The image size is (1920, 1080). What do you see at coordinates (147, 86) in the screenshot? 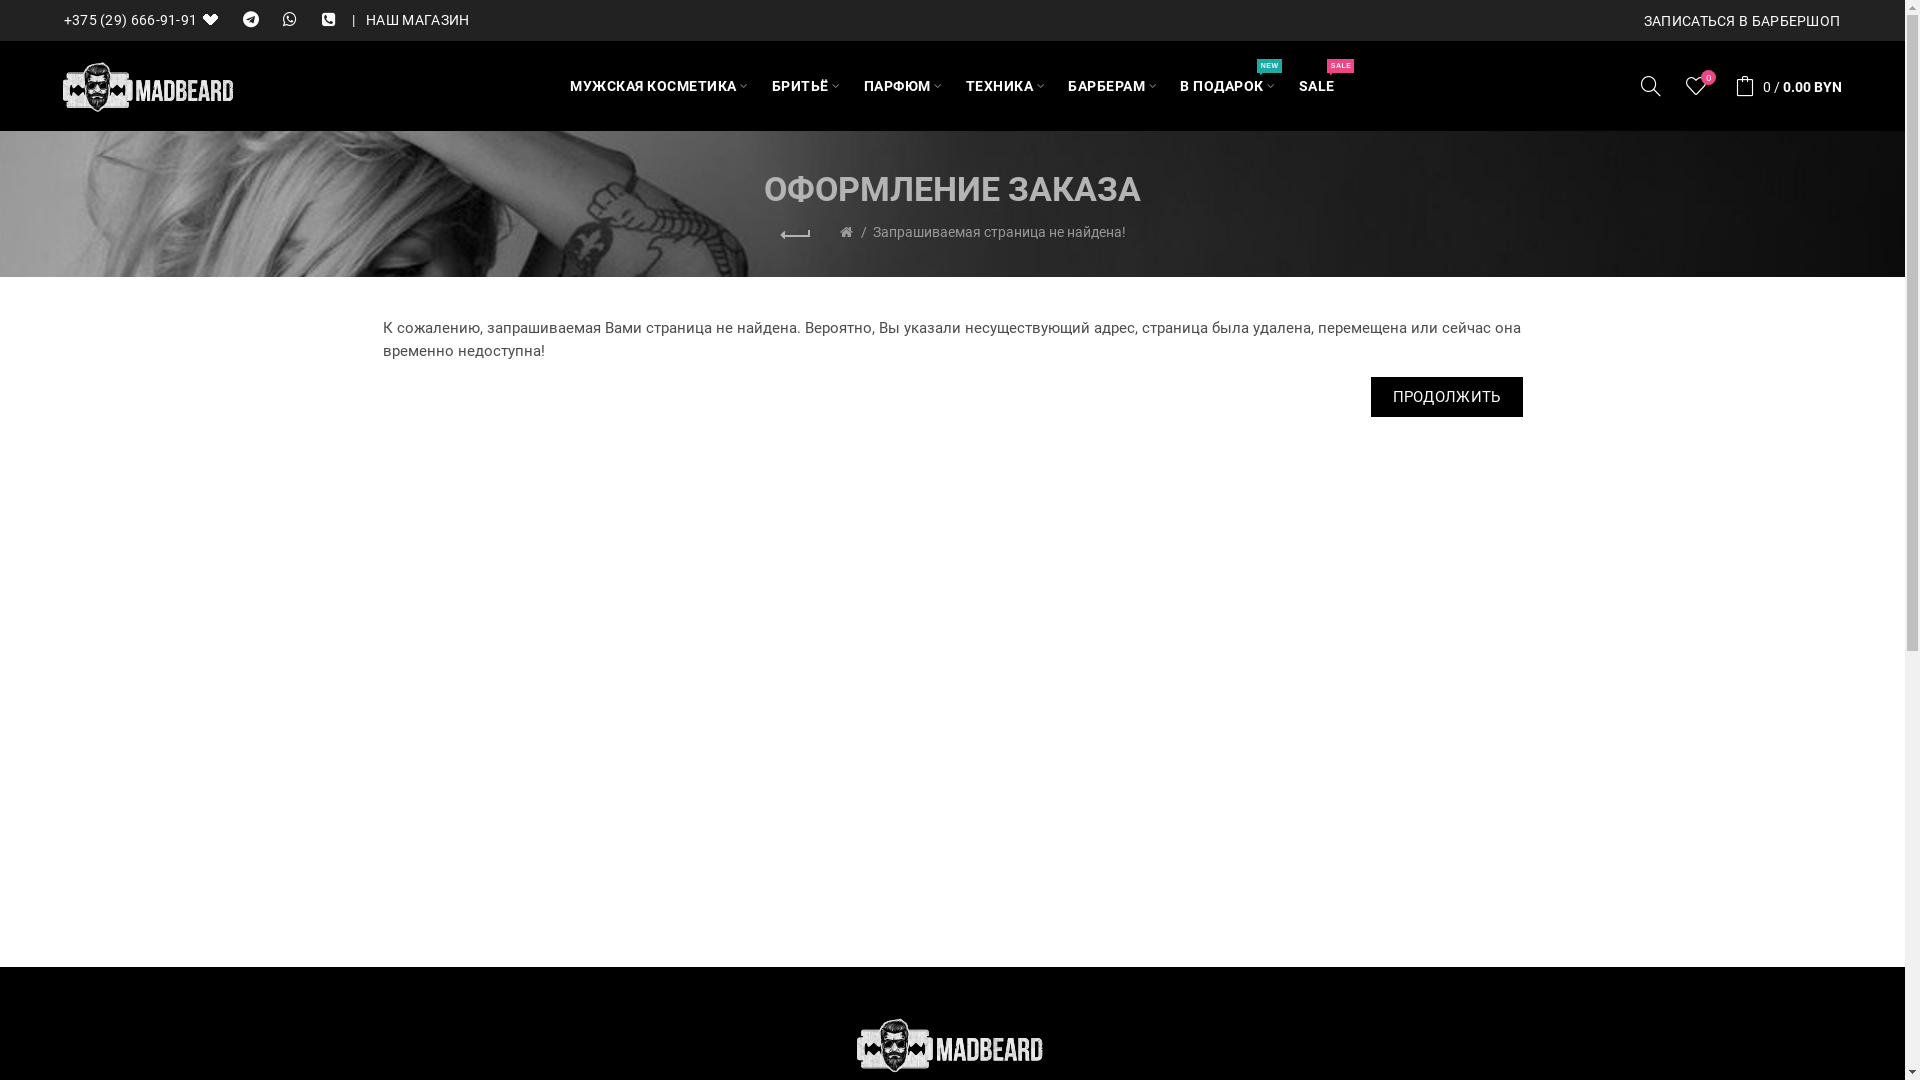
I see `'Madbeard.by'` at bounding box center [147, 86].